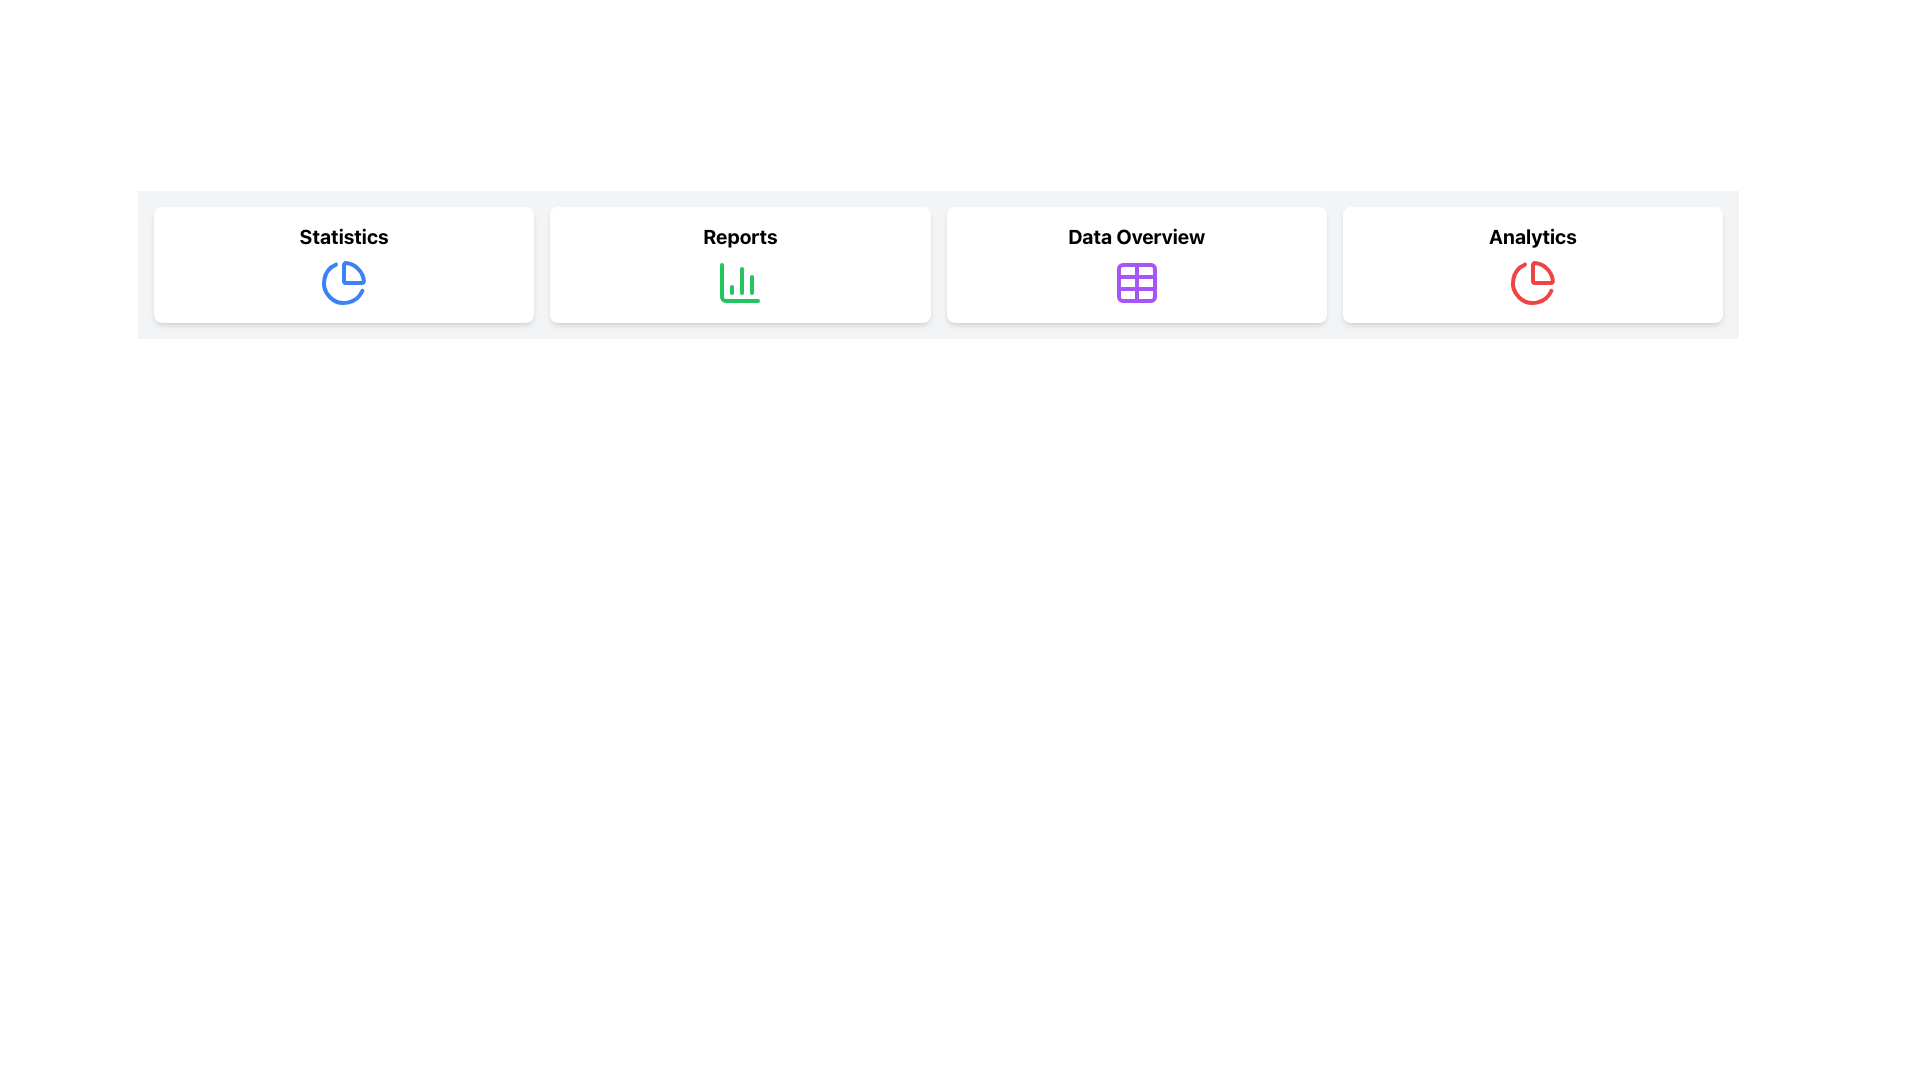  What do you see at coordinates (739, 235) in the screenshot?
I see `the Text Label that indicates the purpose or content of the associated section in the second card, located between the 'Statistics' and 'Data Overview' cards` at bounding box center [739, 235].